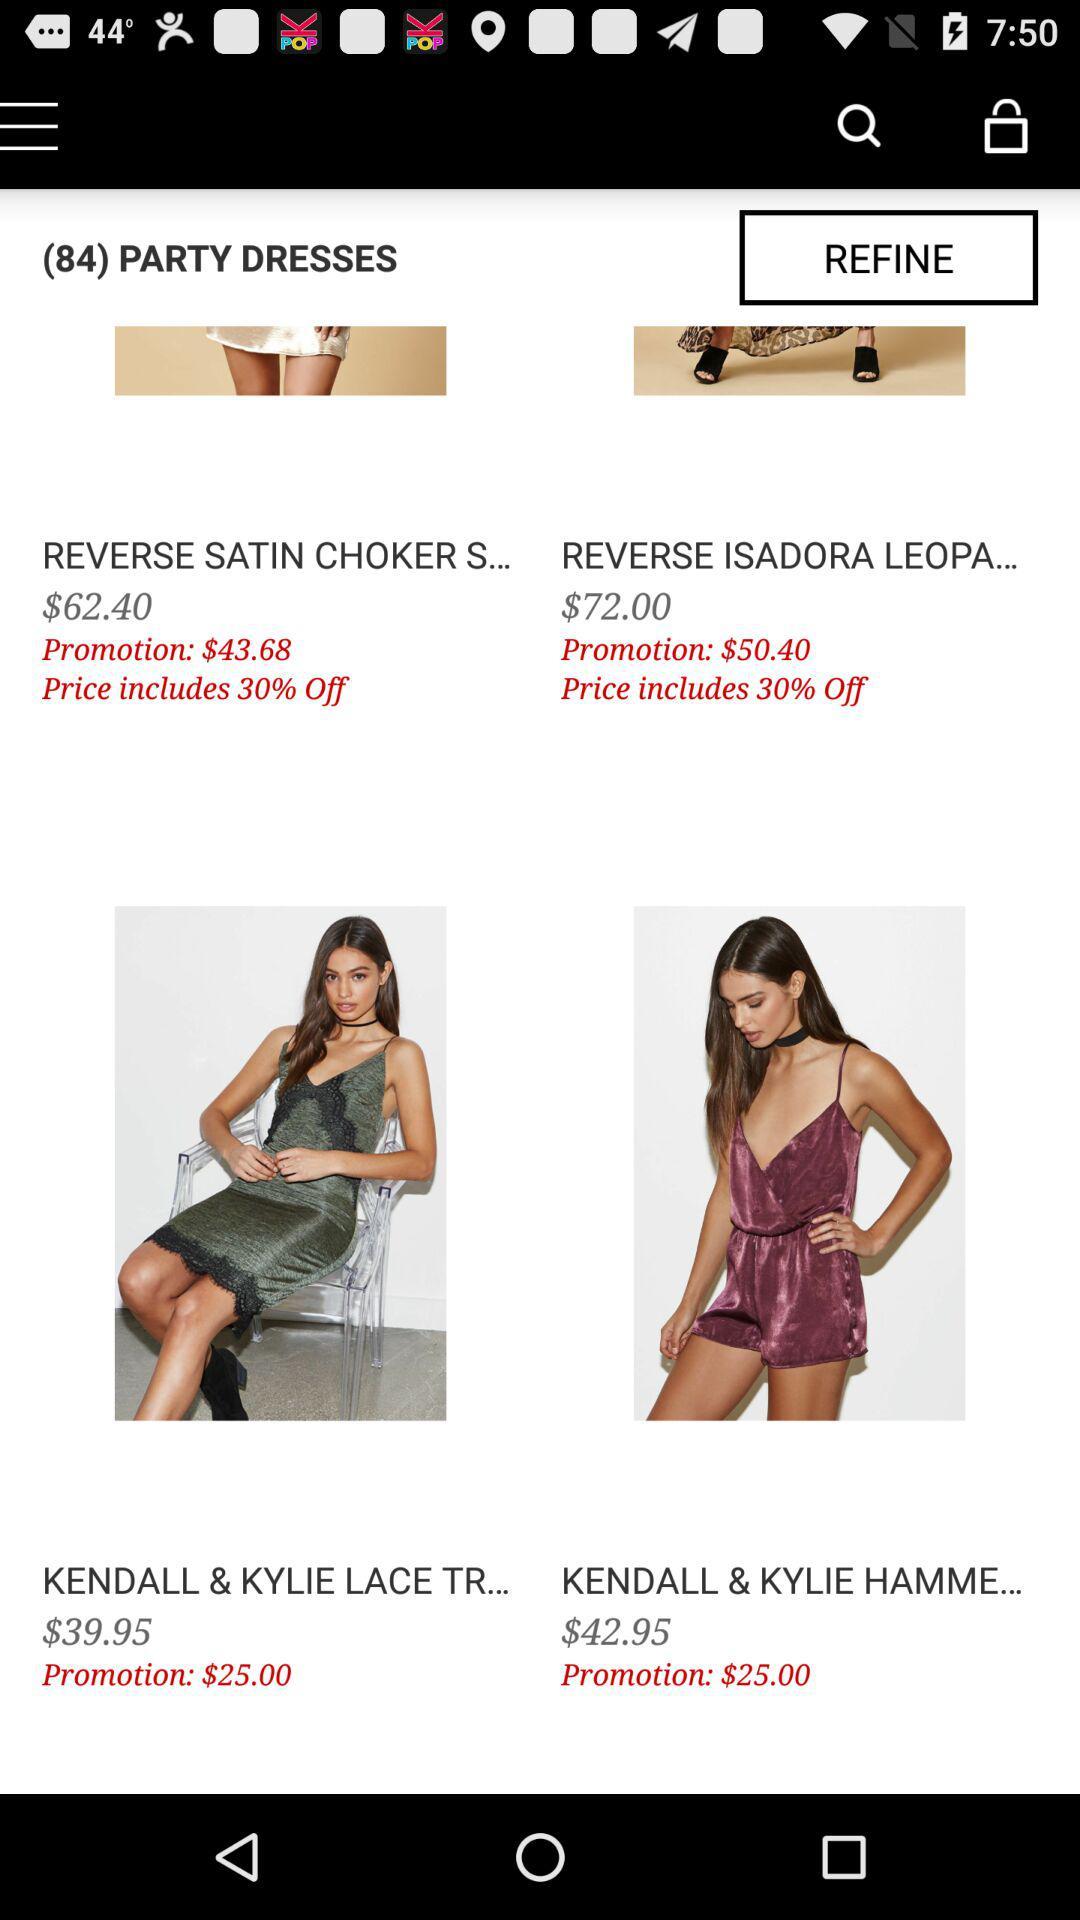 The width and height of the screenshot is (1080, 1920). Describe the element at coordinates (887, 256) in the screenshot. I see `app next to (84) party dresses item` at that location.